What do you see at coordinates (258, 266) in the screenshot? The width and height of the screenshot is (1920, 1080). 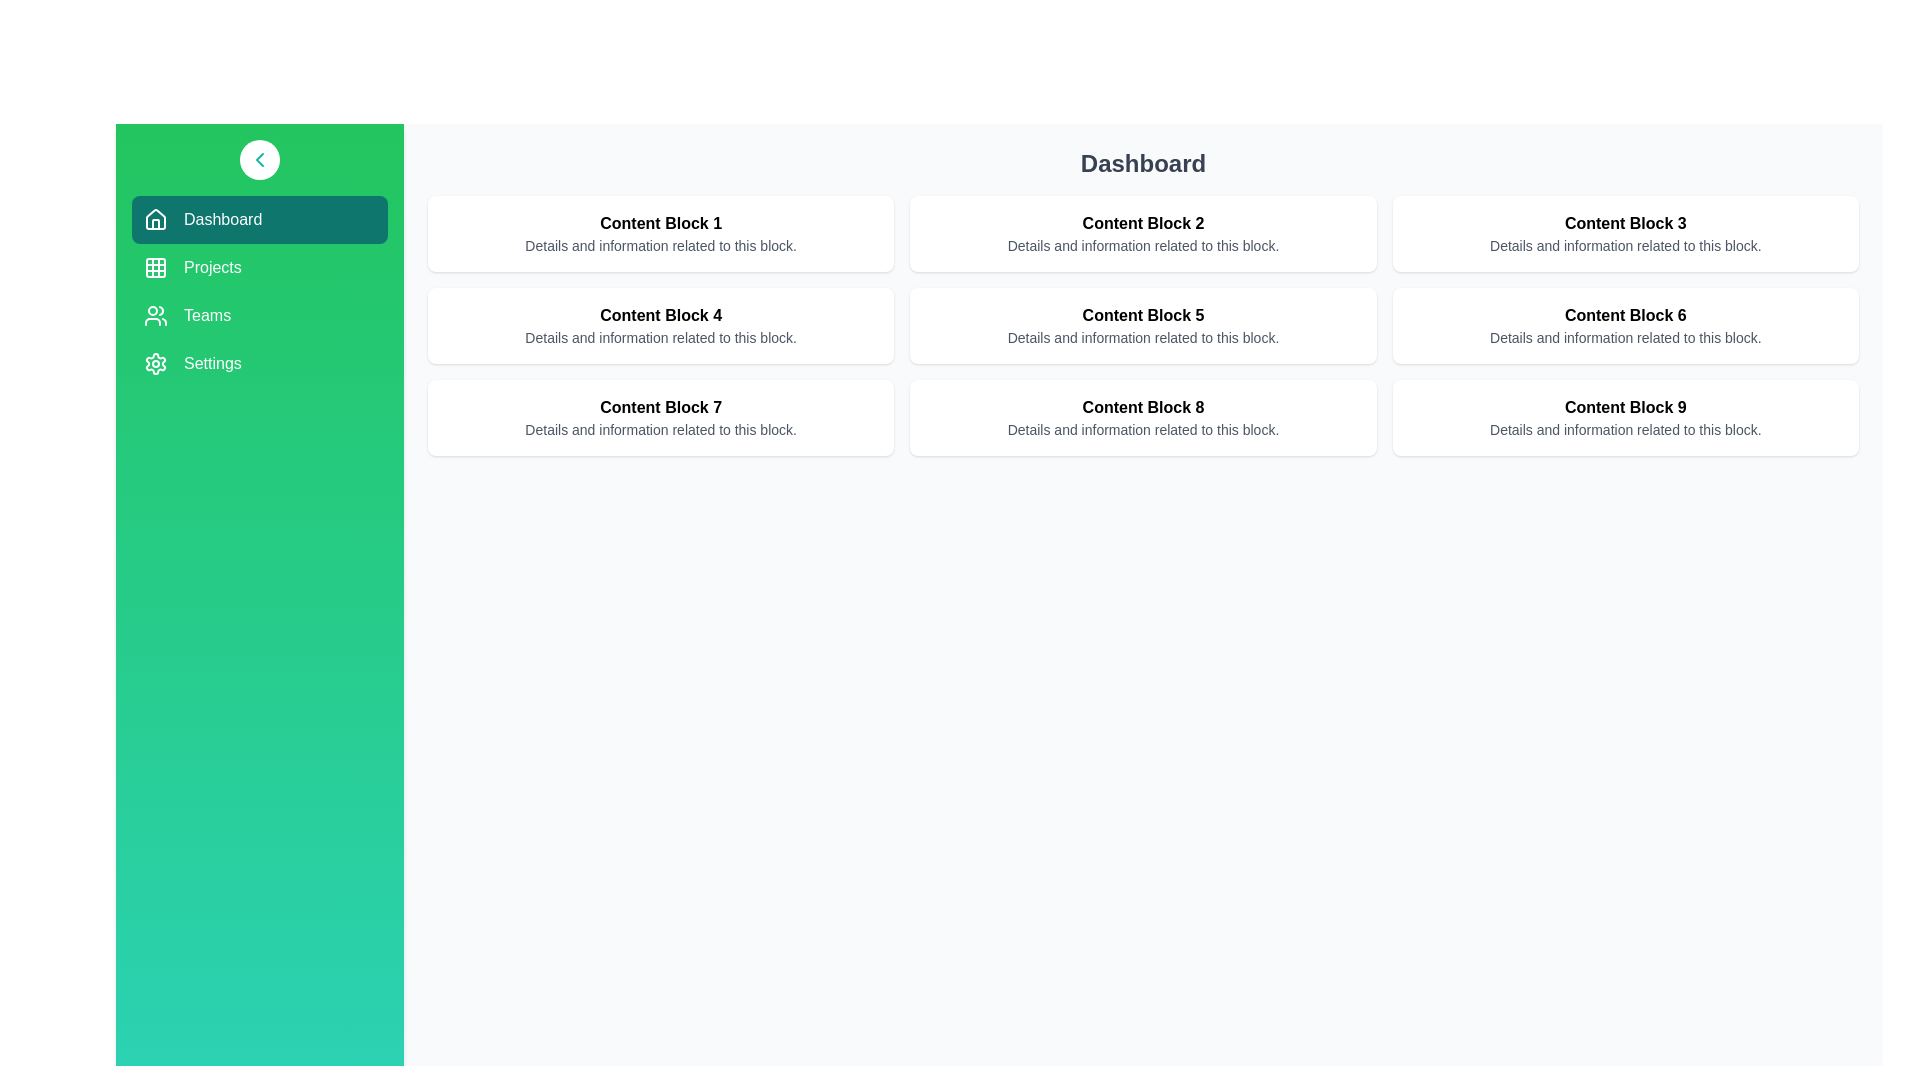 I see `the menu item Projects from the sidebar` at bounding box center [258, 266].